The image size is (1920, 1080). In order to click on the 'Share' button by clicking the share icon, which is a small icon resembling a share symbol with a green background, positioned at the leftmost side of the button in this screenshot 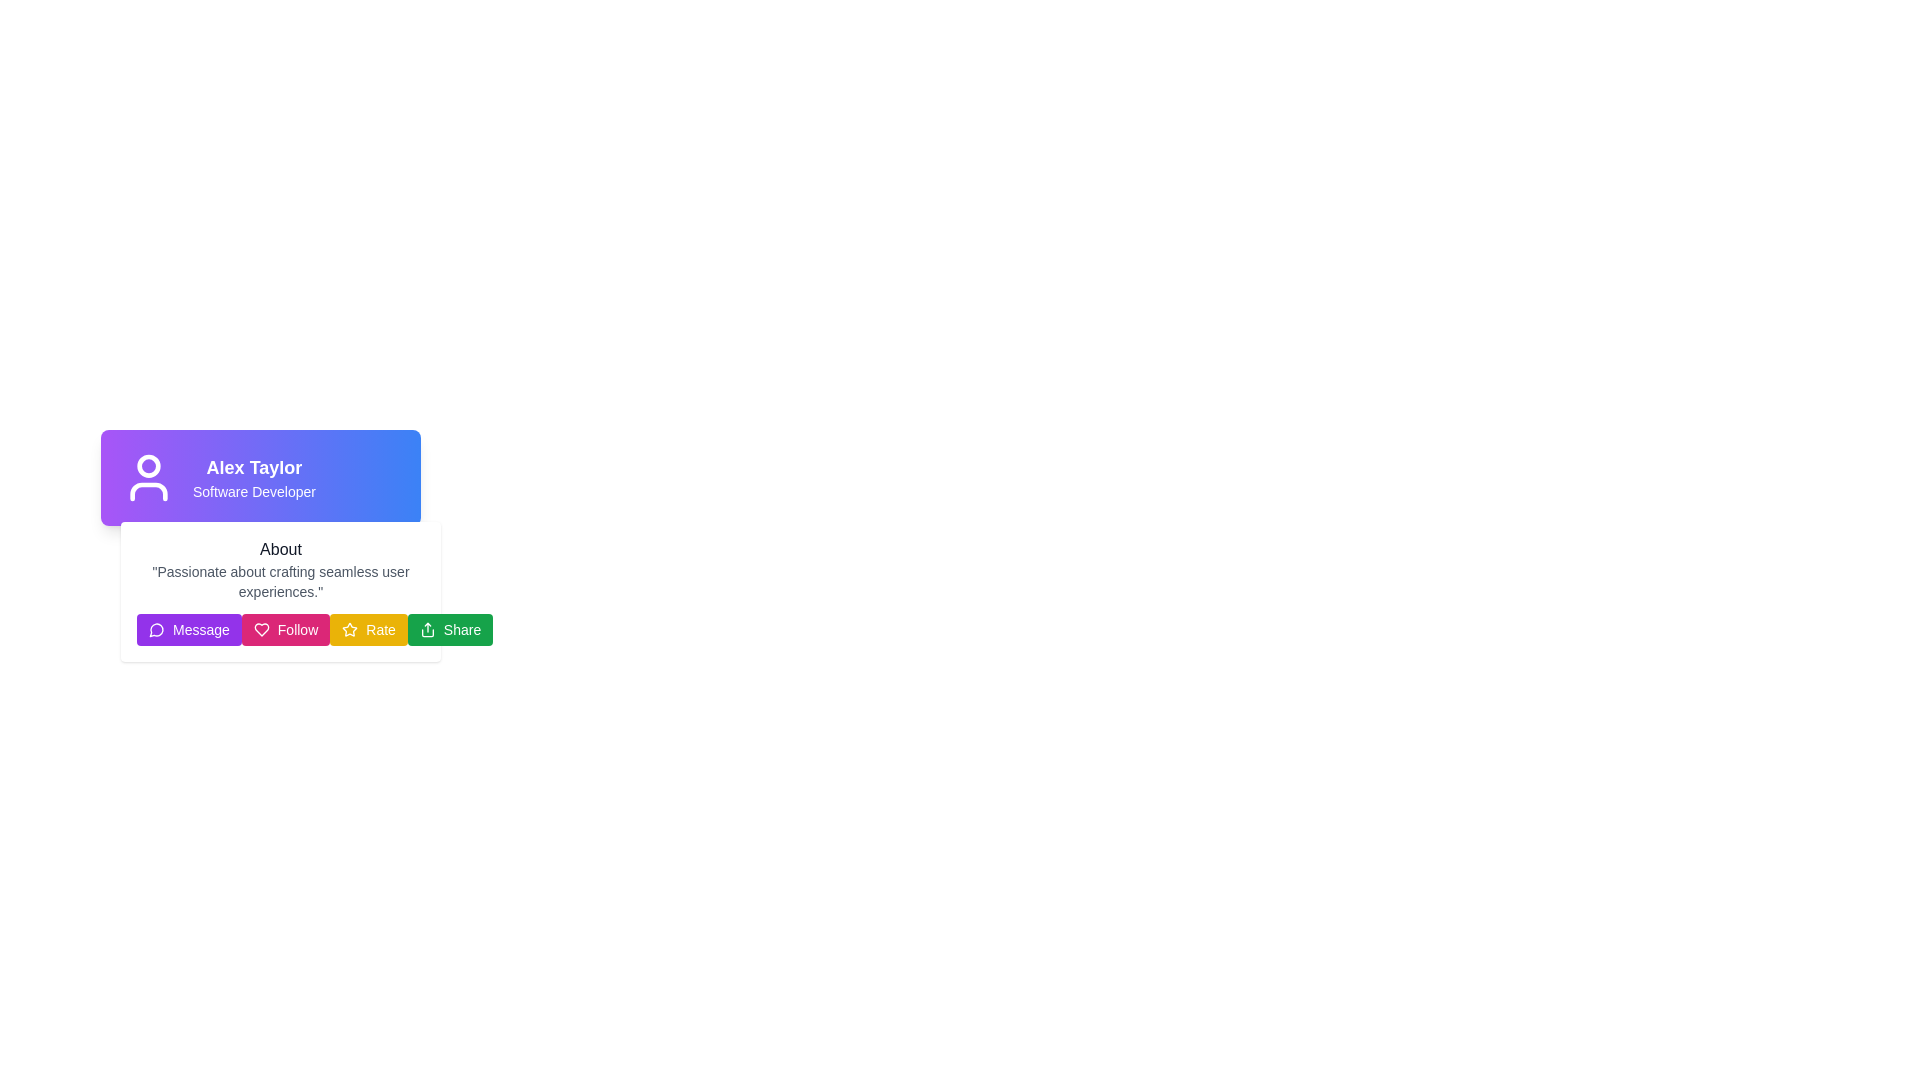, I will do `click(426, 628)`.